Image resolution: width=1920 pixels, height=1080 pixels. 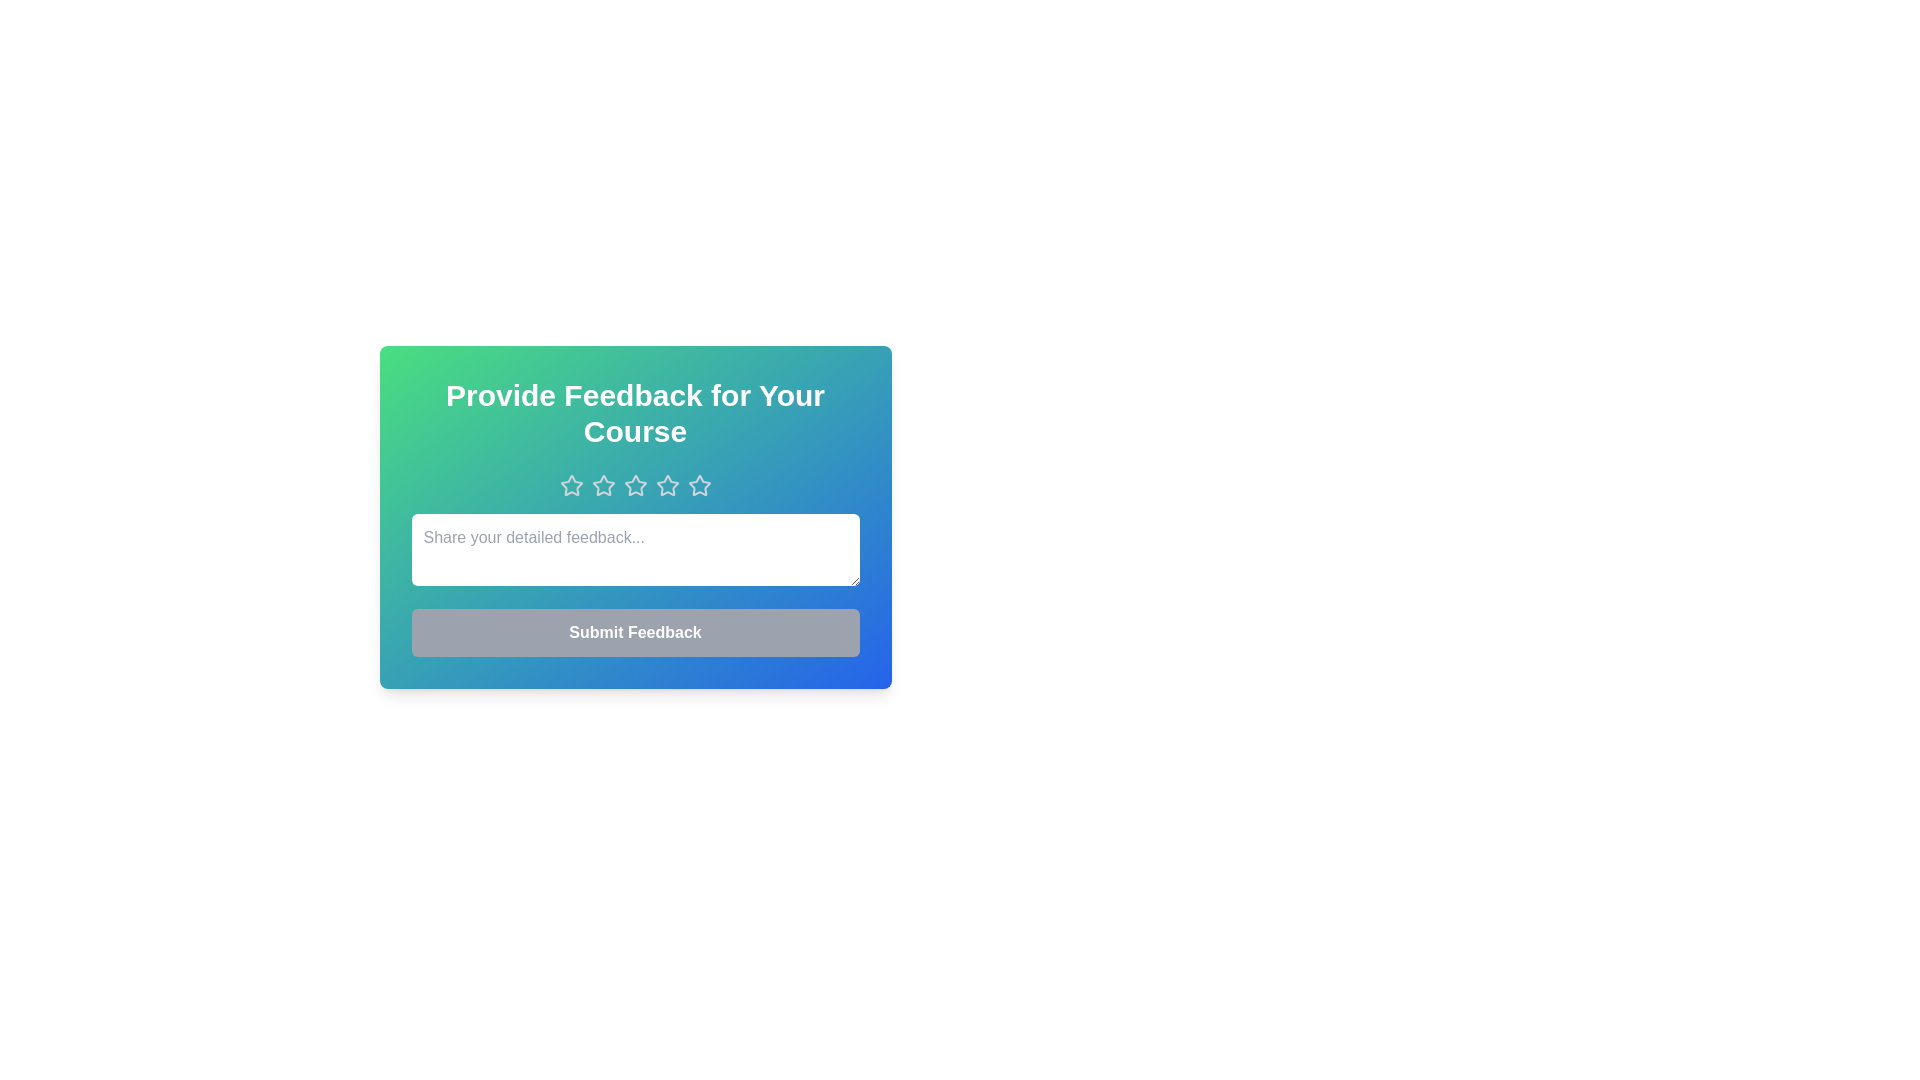 What do you see at coordinates (602, 486) in the screenshot?
I see `the star corresponding to the rating 2 to set it` at bounding box center [602, 486].